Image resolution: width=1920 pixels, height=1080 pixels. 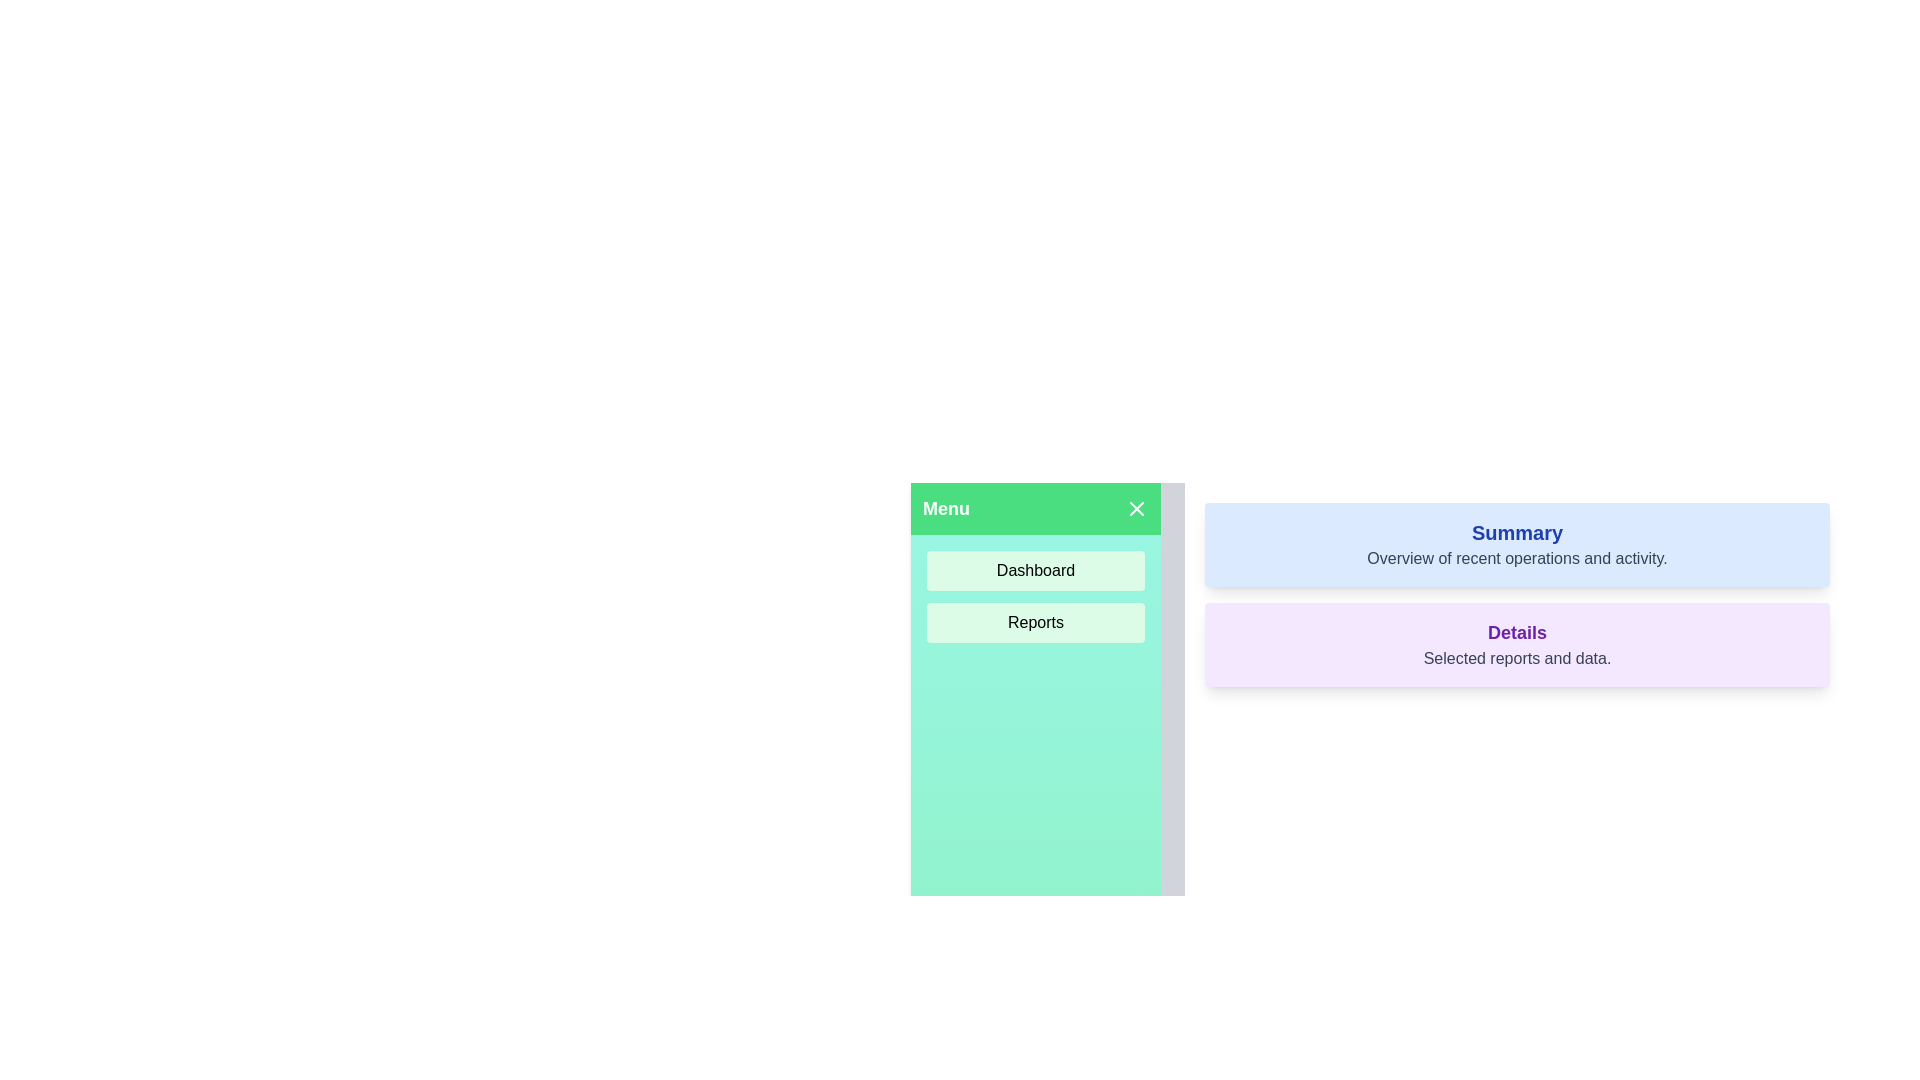 I want to click on text content of the 'Details' label located above the 'Selected reports and data.' description in the right-middle region of the interface, so click(x=1517, y=632).